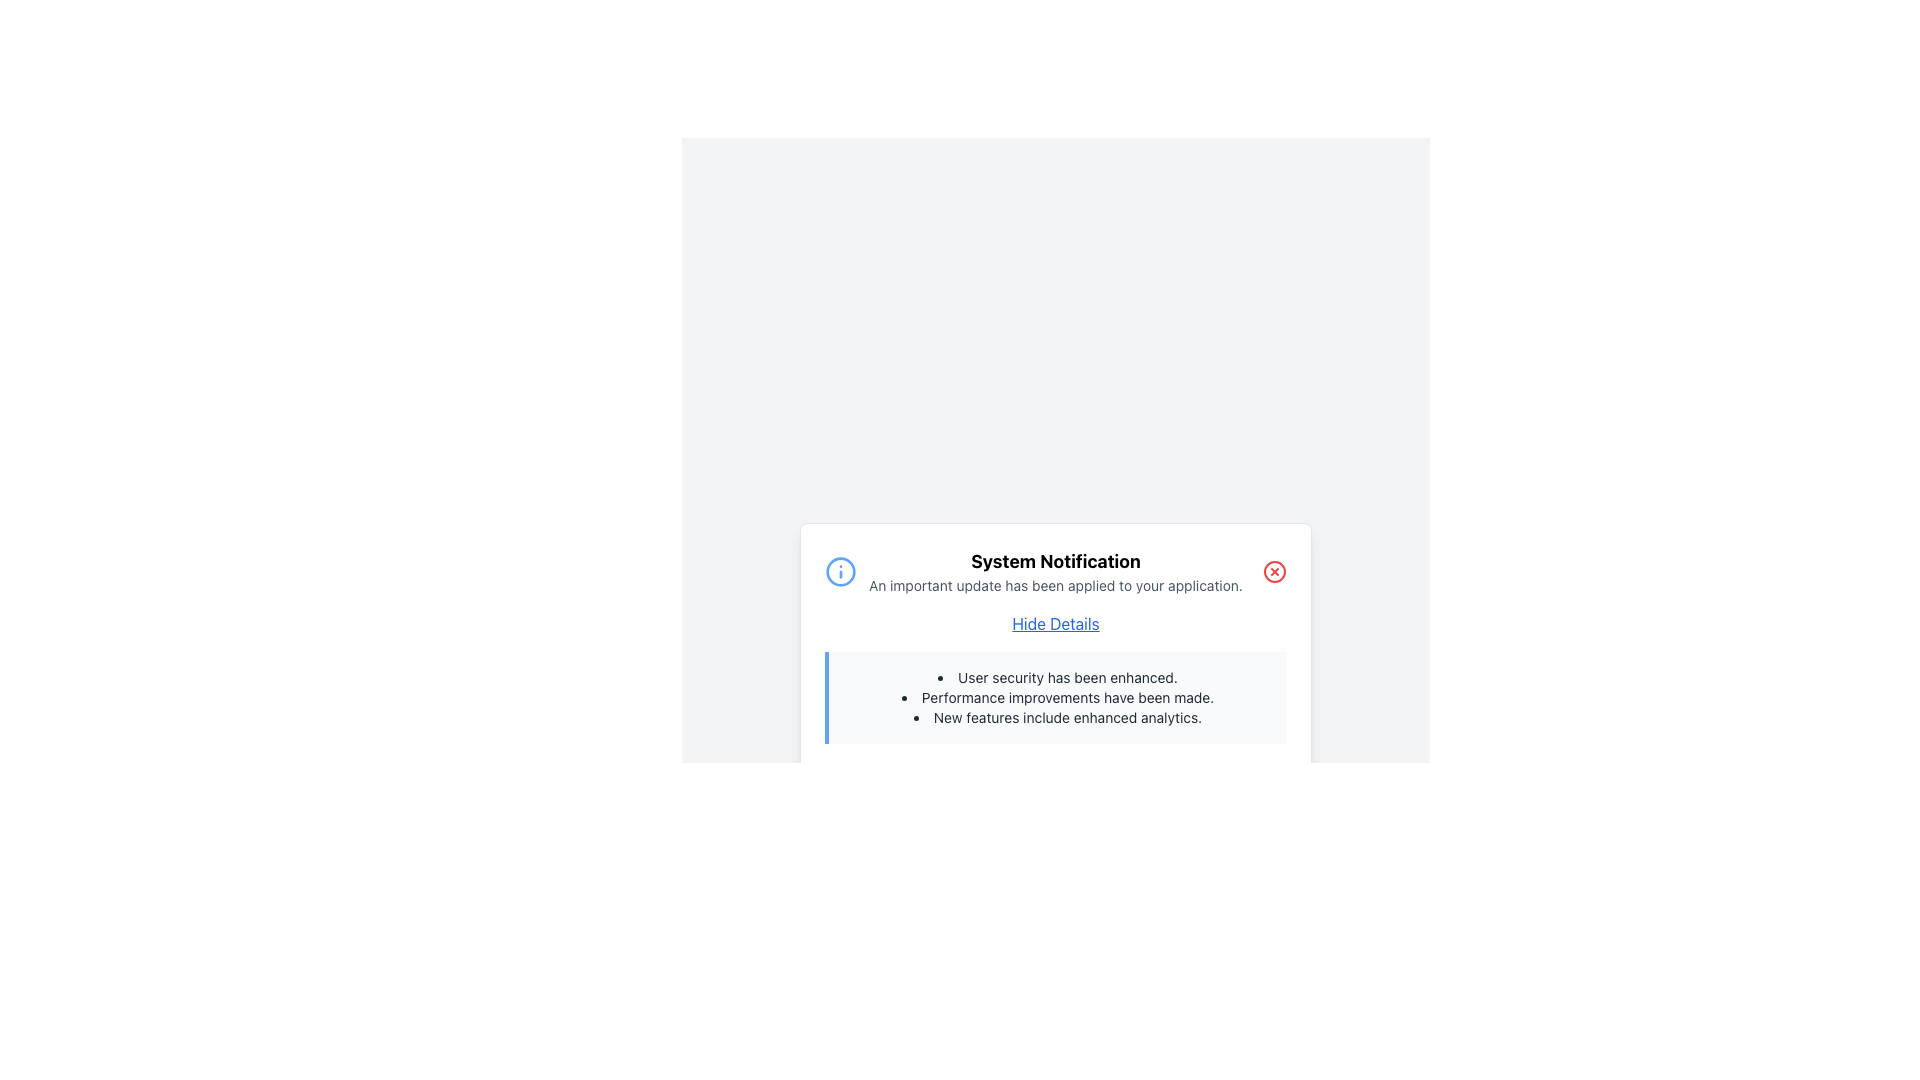 The width and height of the screenshot is (1920, 1080). Describe the element at coordinates (1055, 571) in the screenshot. I see `the Notification bar with the title 'System Notification' which includes a blue info icon on the left and a red close icon on the right` at that location.